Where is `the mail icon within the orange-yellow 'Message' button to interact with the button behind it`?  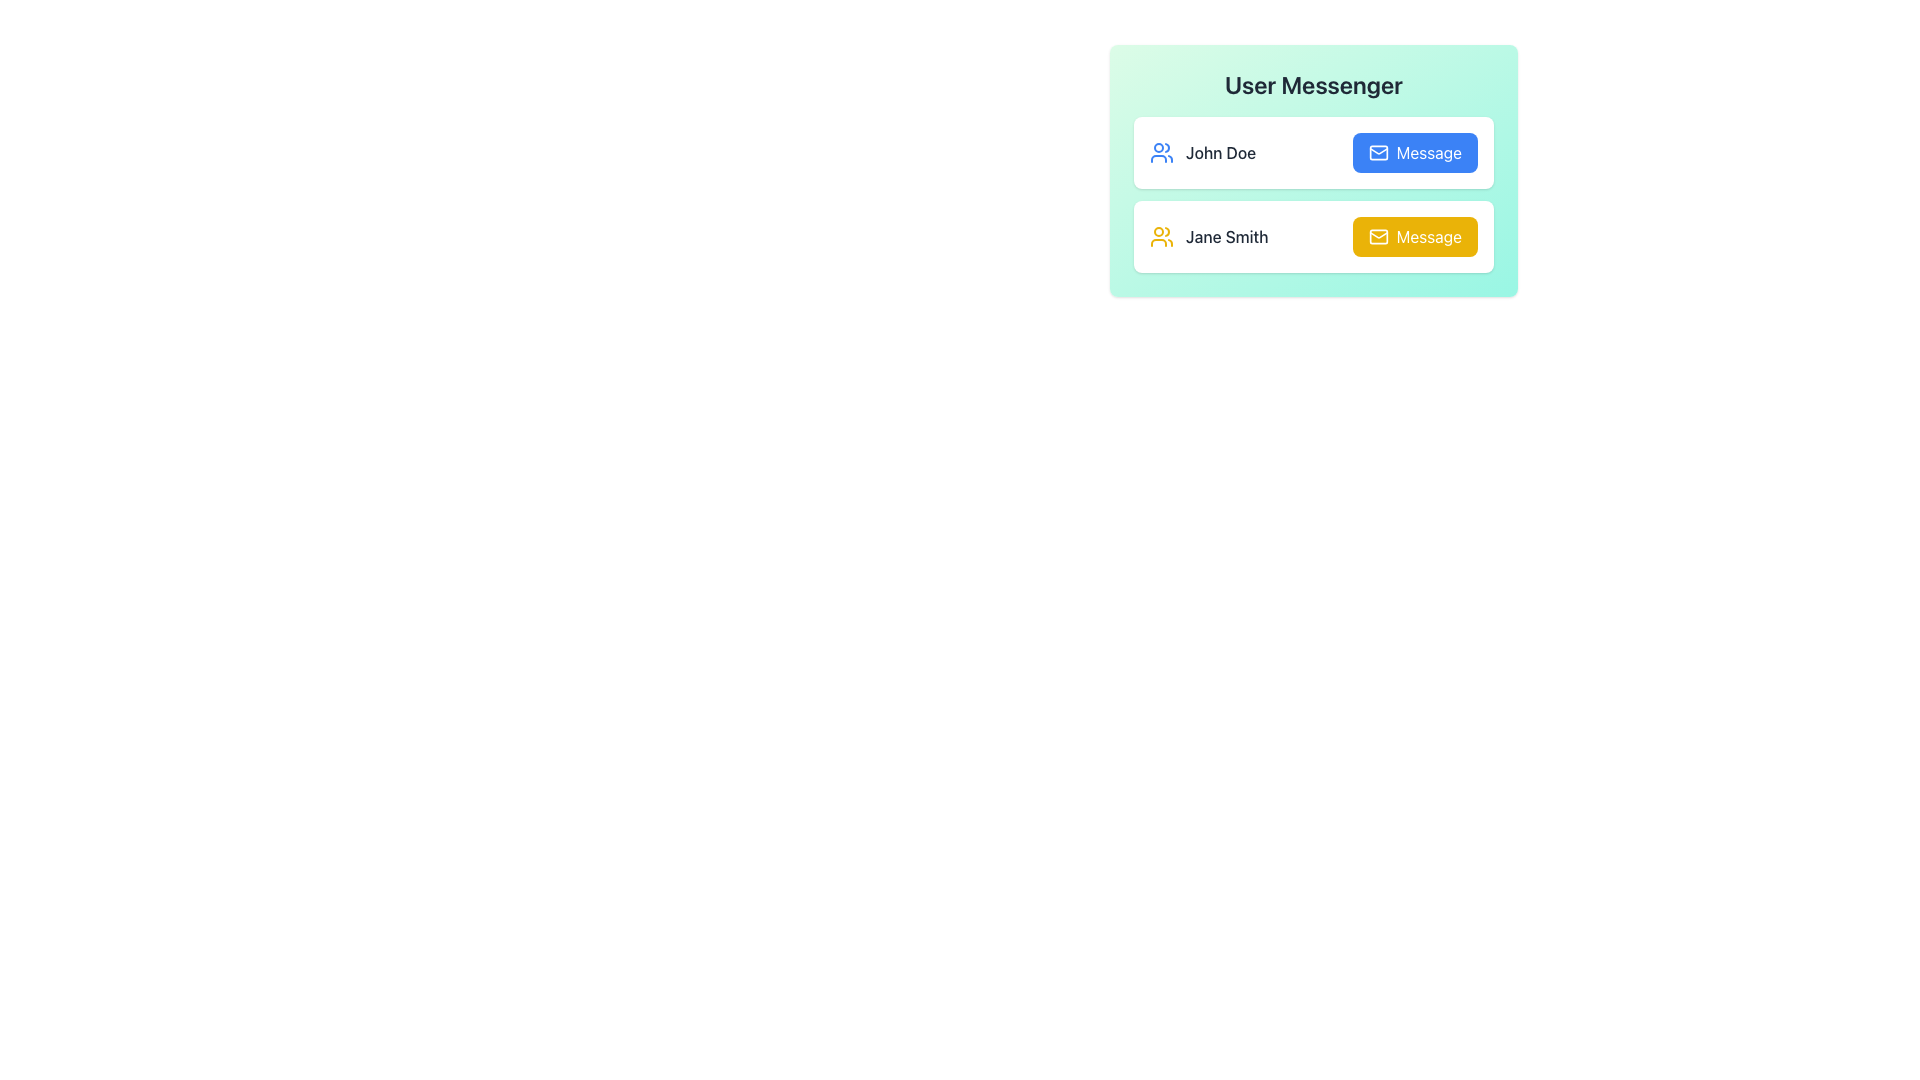
the mail icon within the orange-yellow 'Message' button to interact with the button behind it is located at coordinates (1377, 235).